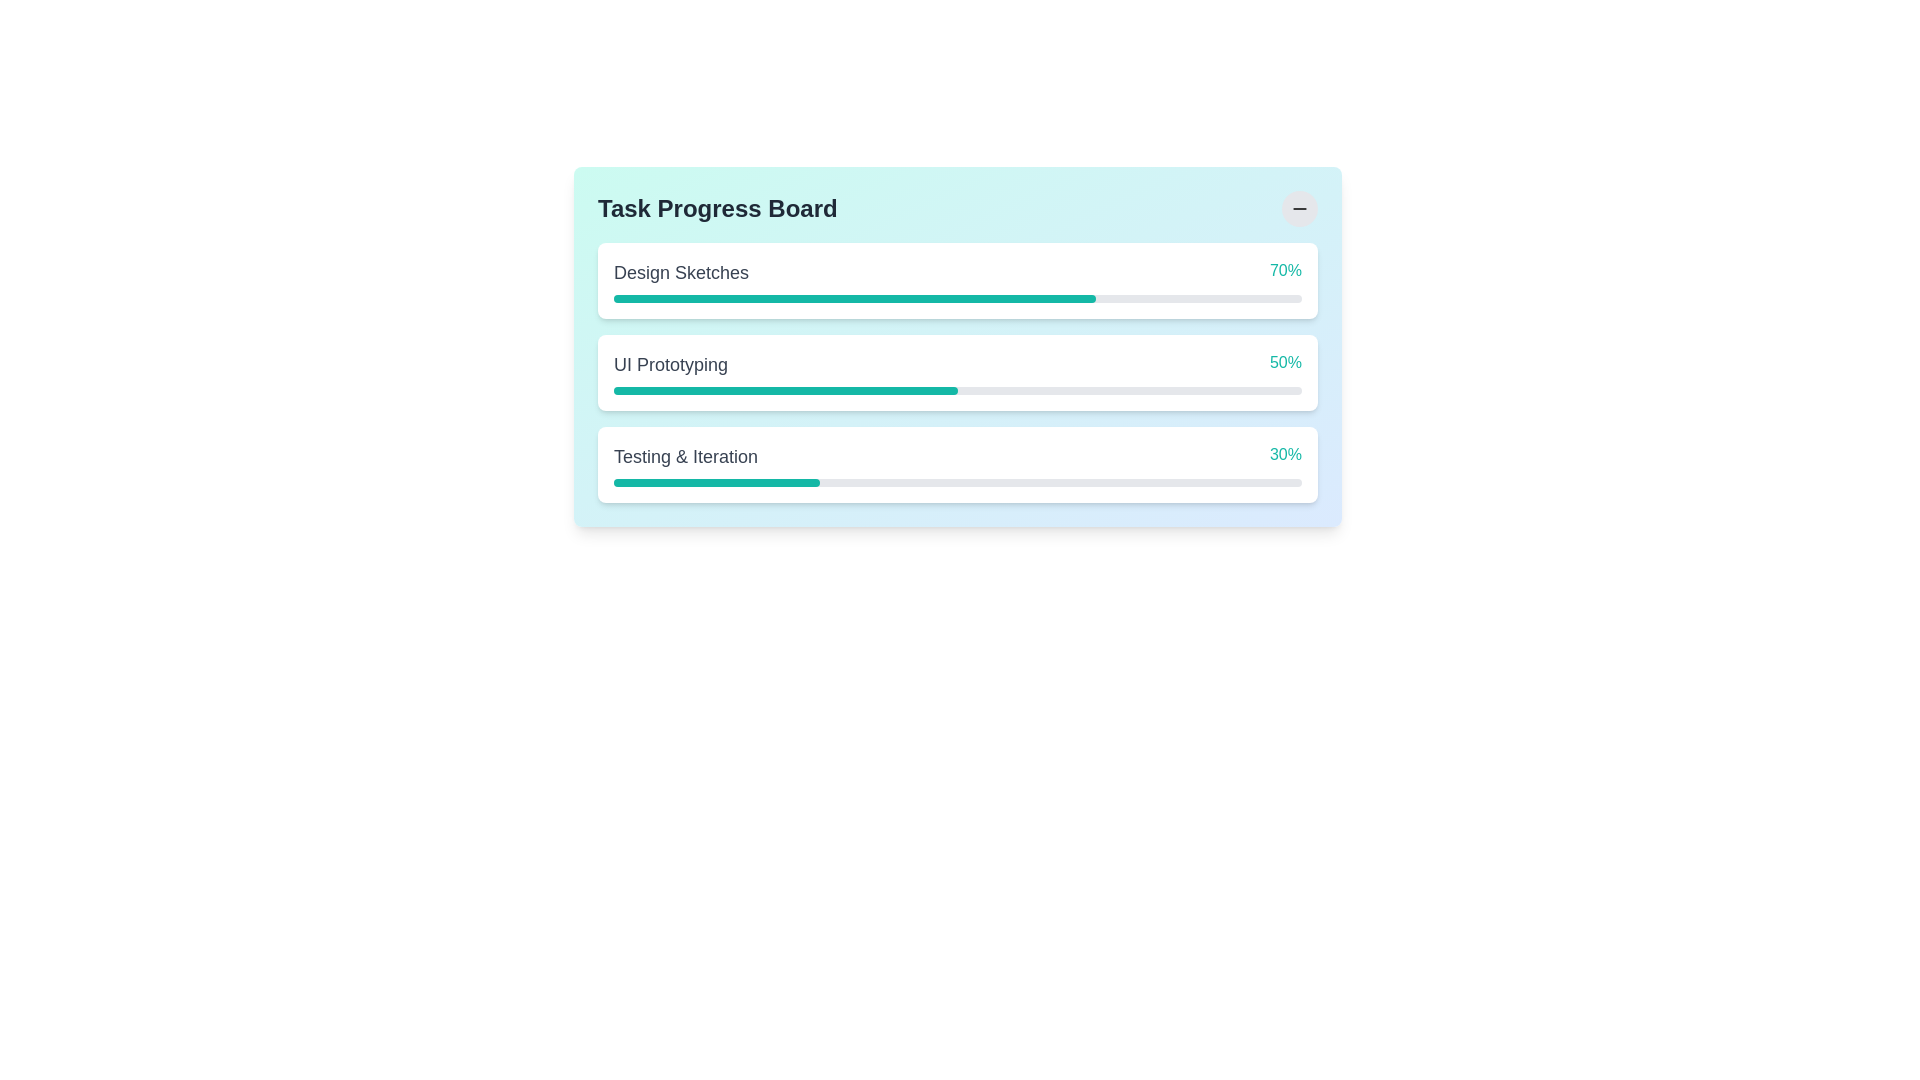  Describe the element at coordinates (957, 482) in the screenshot. I see `the progress bar element which has a gray background and a teal-filled section indicating progress, located below the text 'Testing & Iteration' and the number '30%'` at that location.